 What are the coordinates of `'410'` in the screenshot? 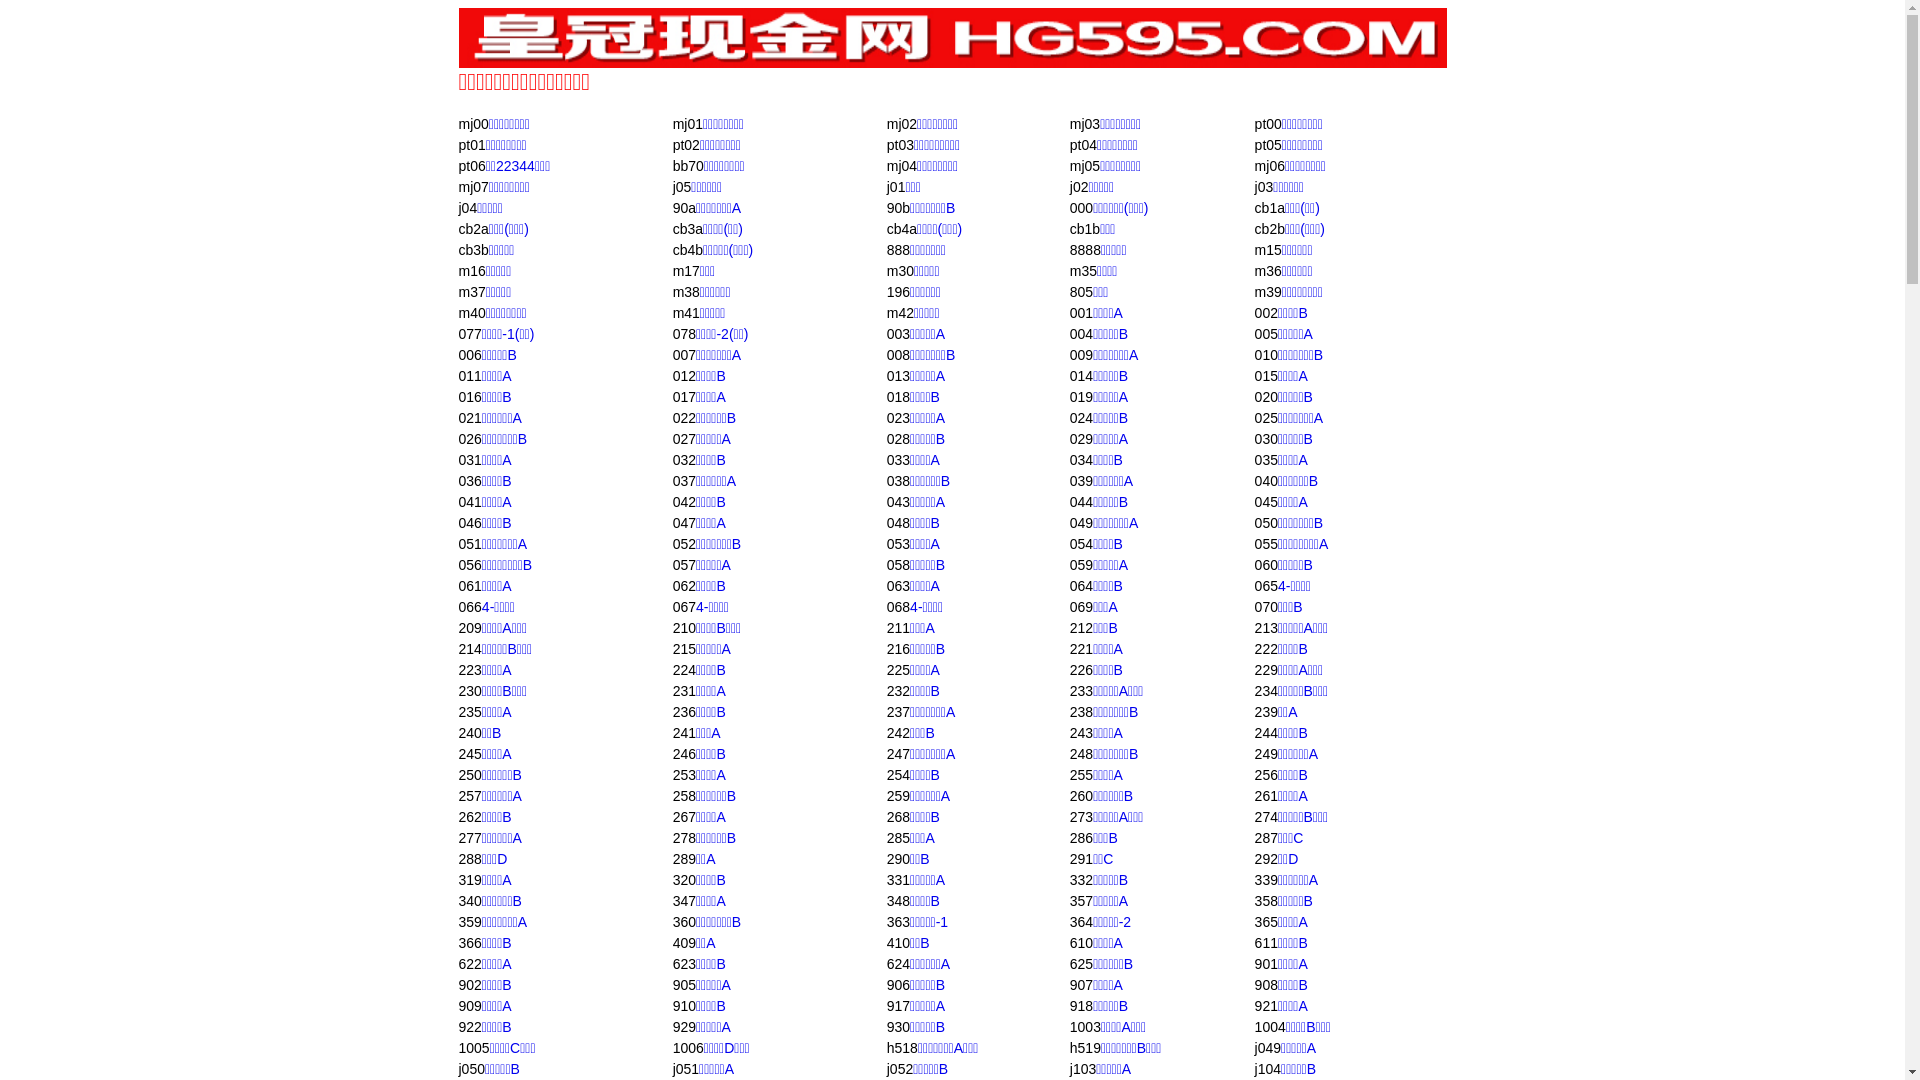 It's located at (897, 942).